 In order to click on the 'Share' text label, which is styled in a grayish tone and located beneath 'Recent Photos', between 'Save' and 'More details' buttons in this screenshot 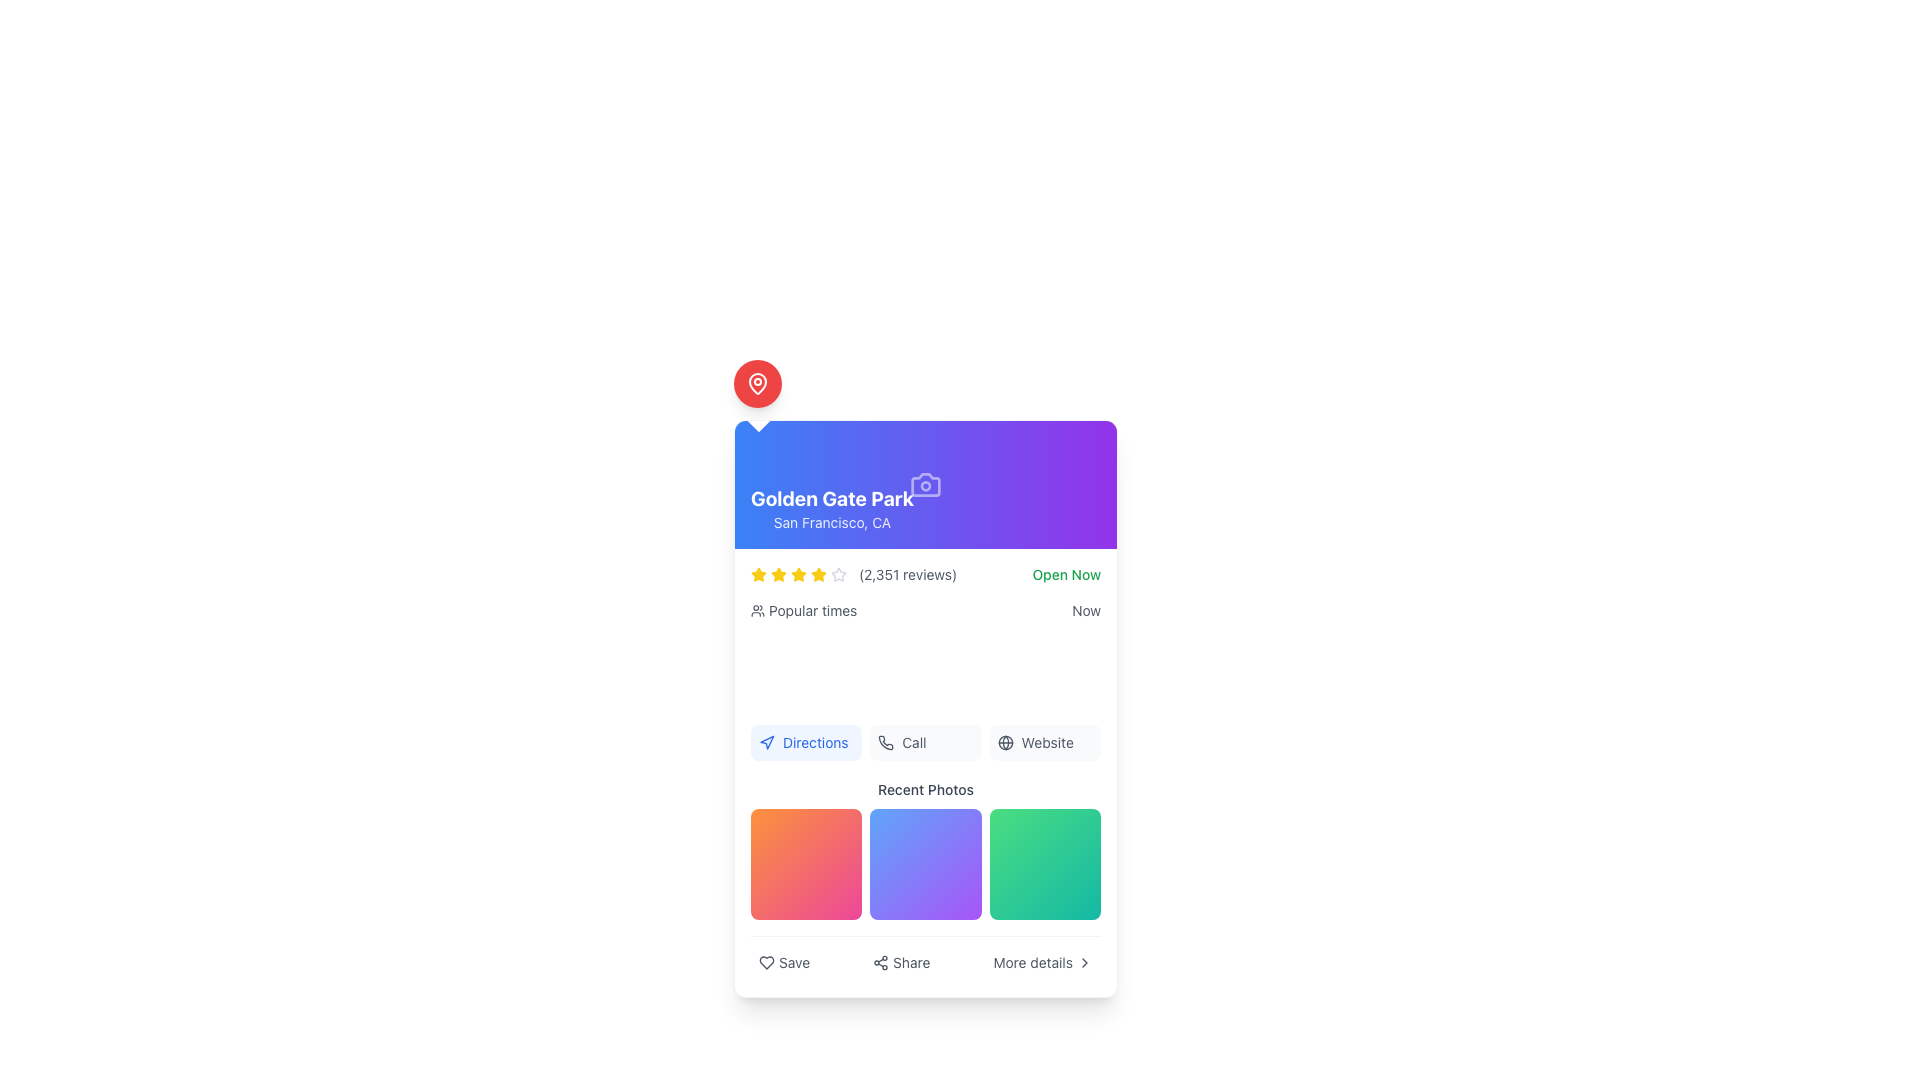, I will do `click(910, 962)`.